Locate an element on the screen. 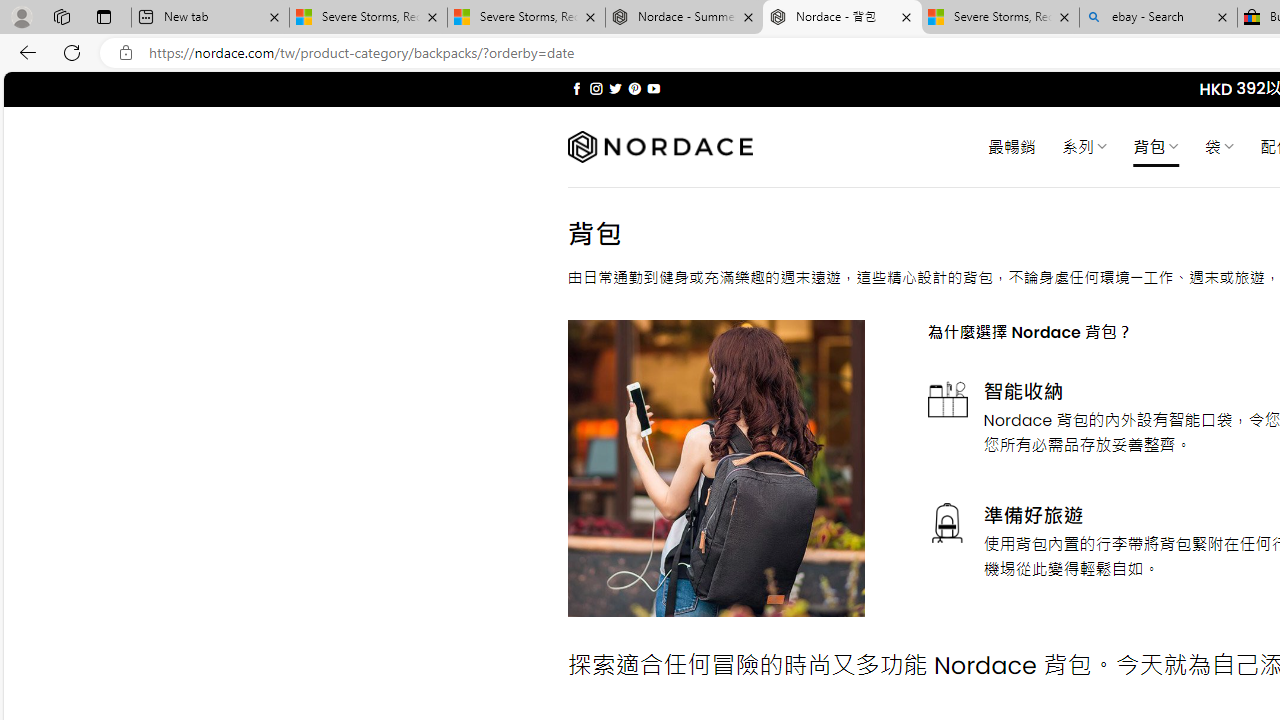  'Follow on Instagram' is located at coordinates (595, 88).